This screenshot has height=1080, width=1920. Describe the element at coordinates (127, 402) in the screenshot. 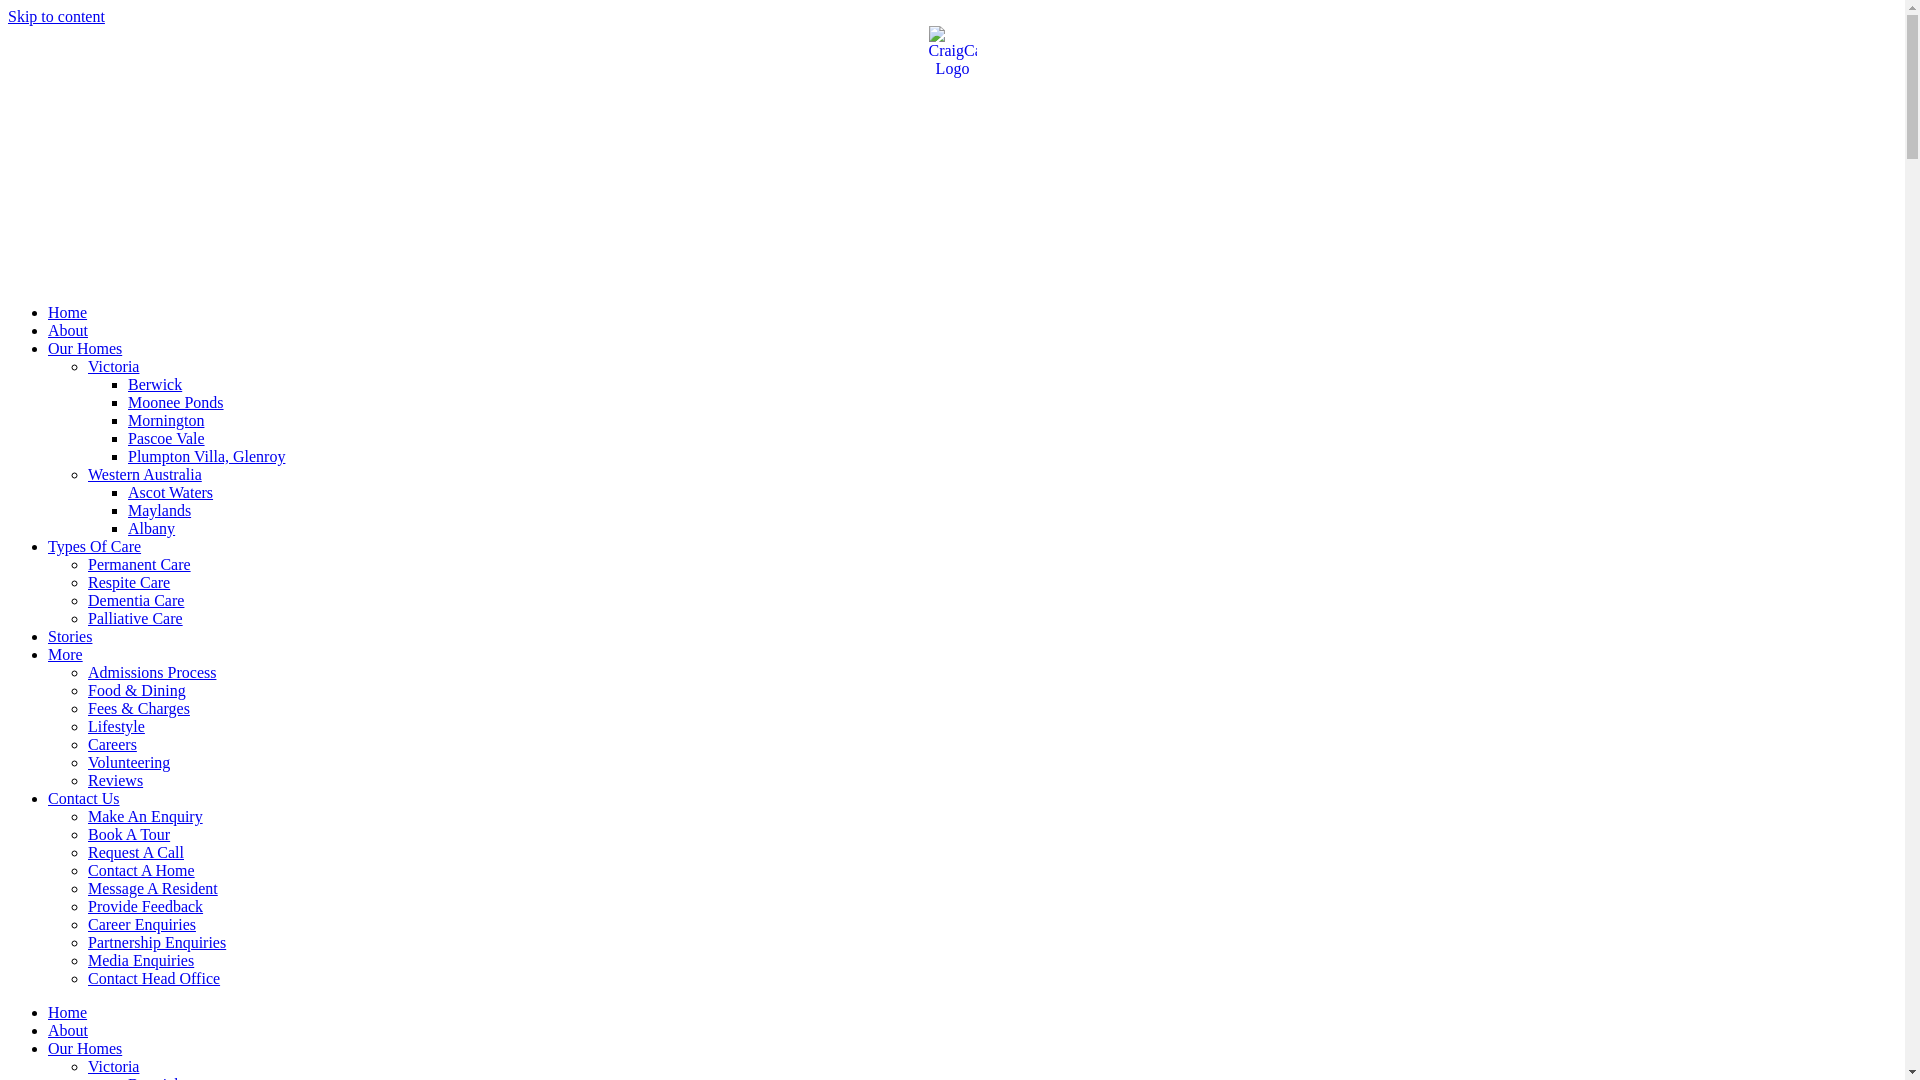

I see `'Moonee Ponds'` at that location.